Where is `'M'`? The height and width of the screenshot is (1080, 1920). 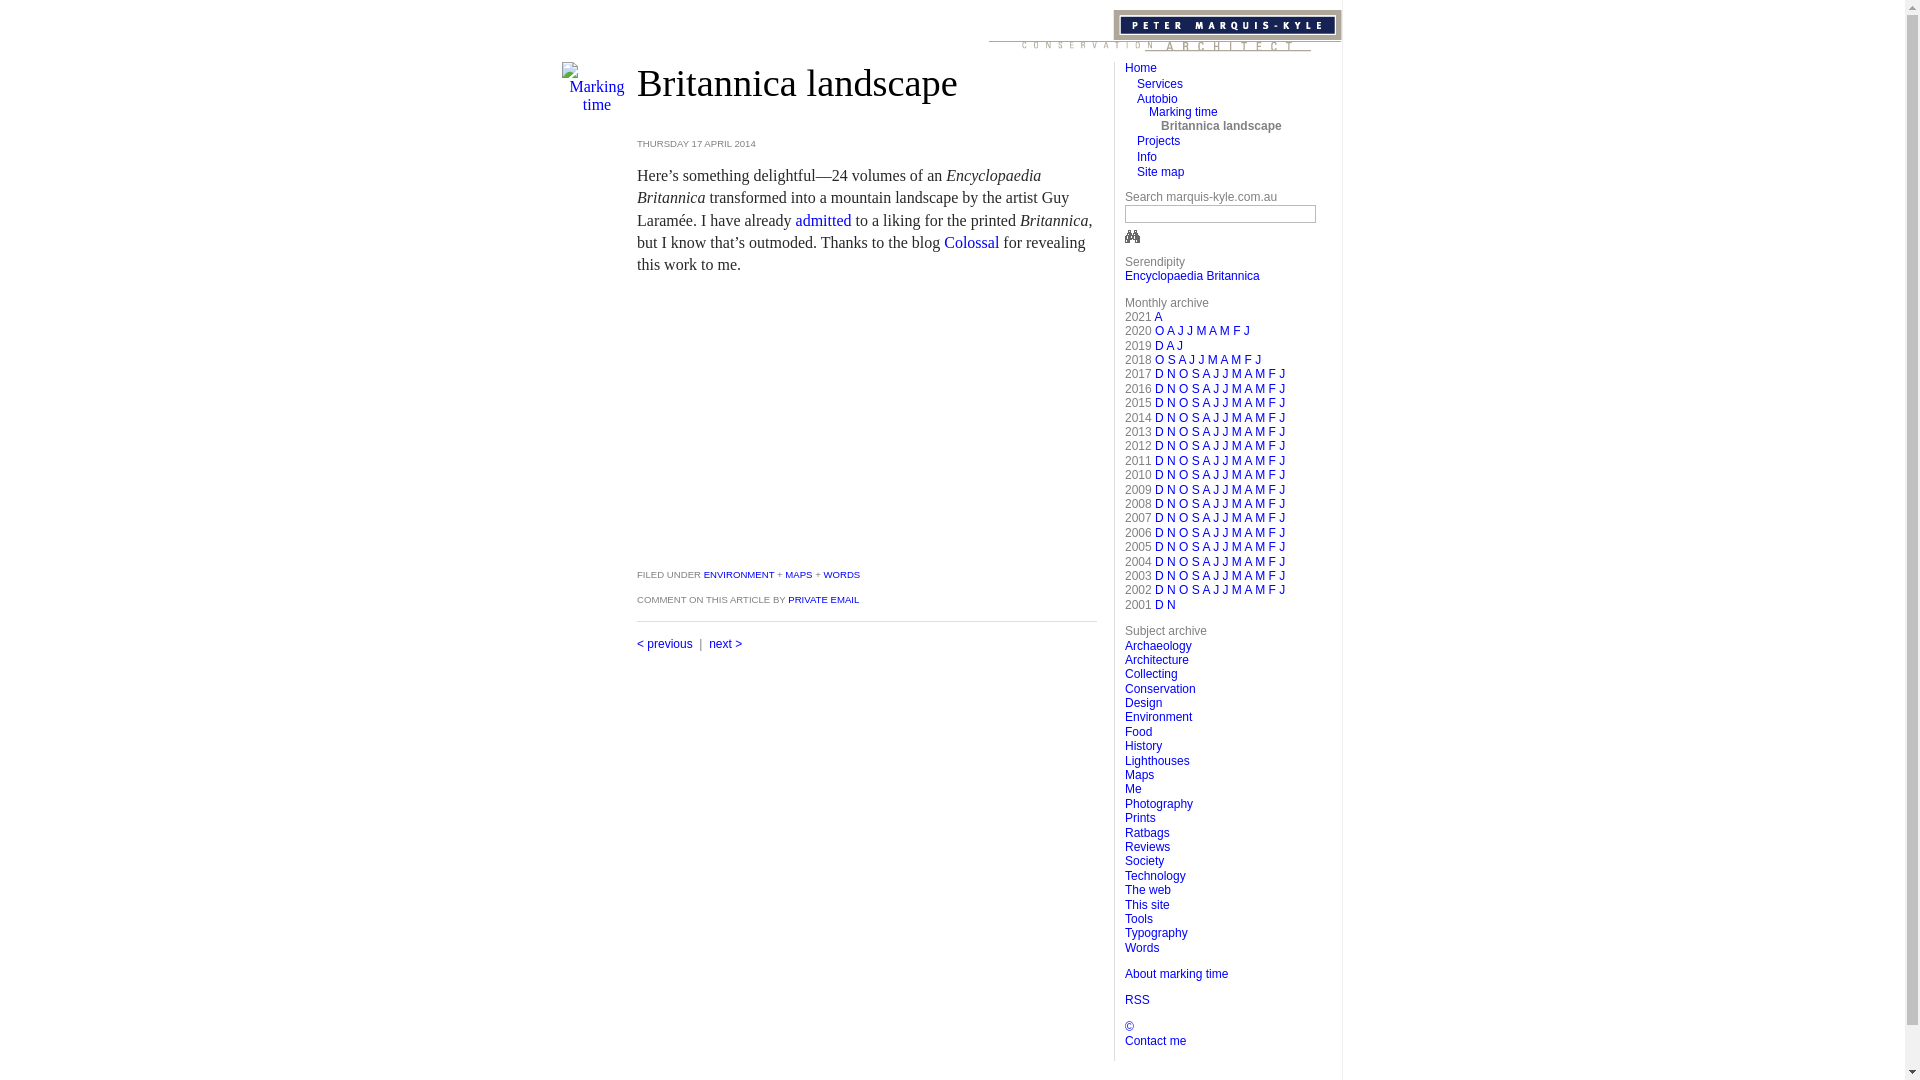
'M' is located at coordinates (1258, 489).